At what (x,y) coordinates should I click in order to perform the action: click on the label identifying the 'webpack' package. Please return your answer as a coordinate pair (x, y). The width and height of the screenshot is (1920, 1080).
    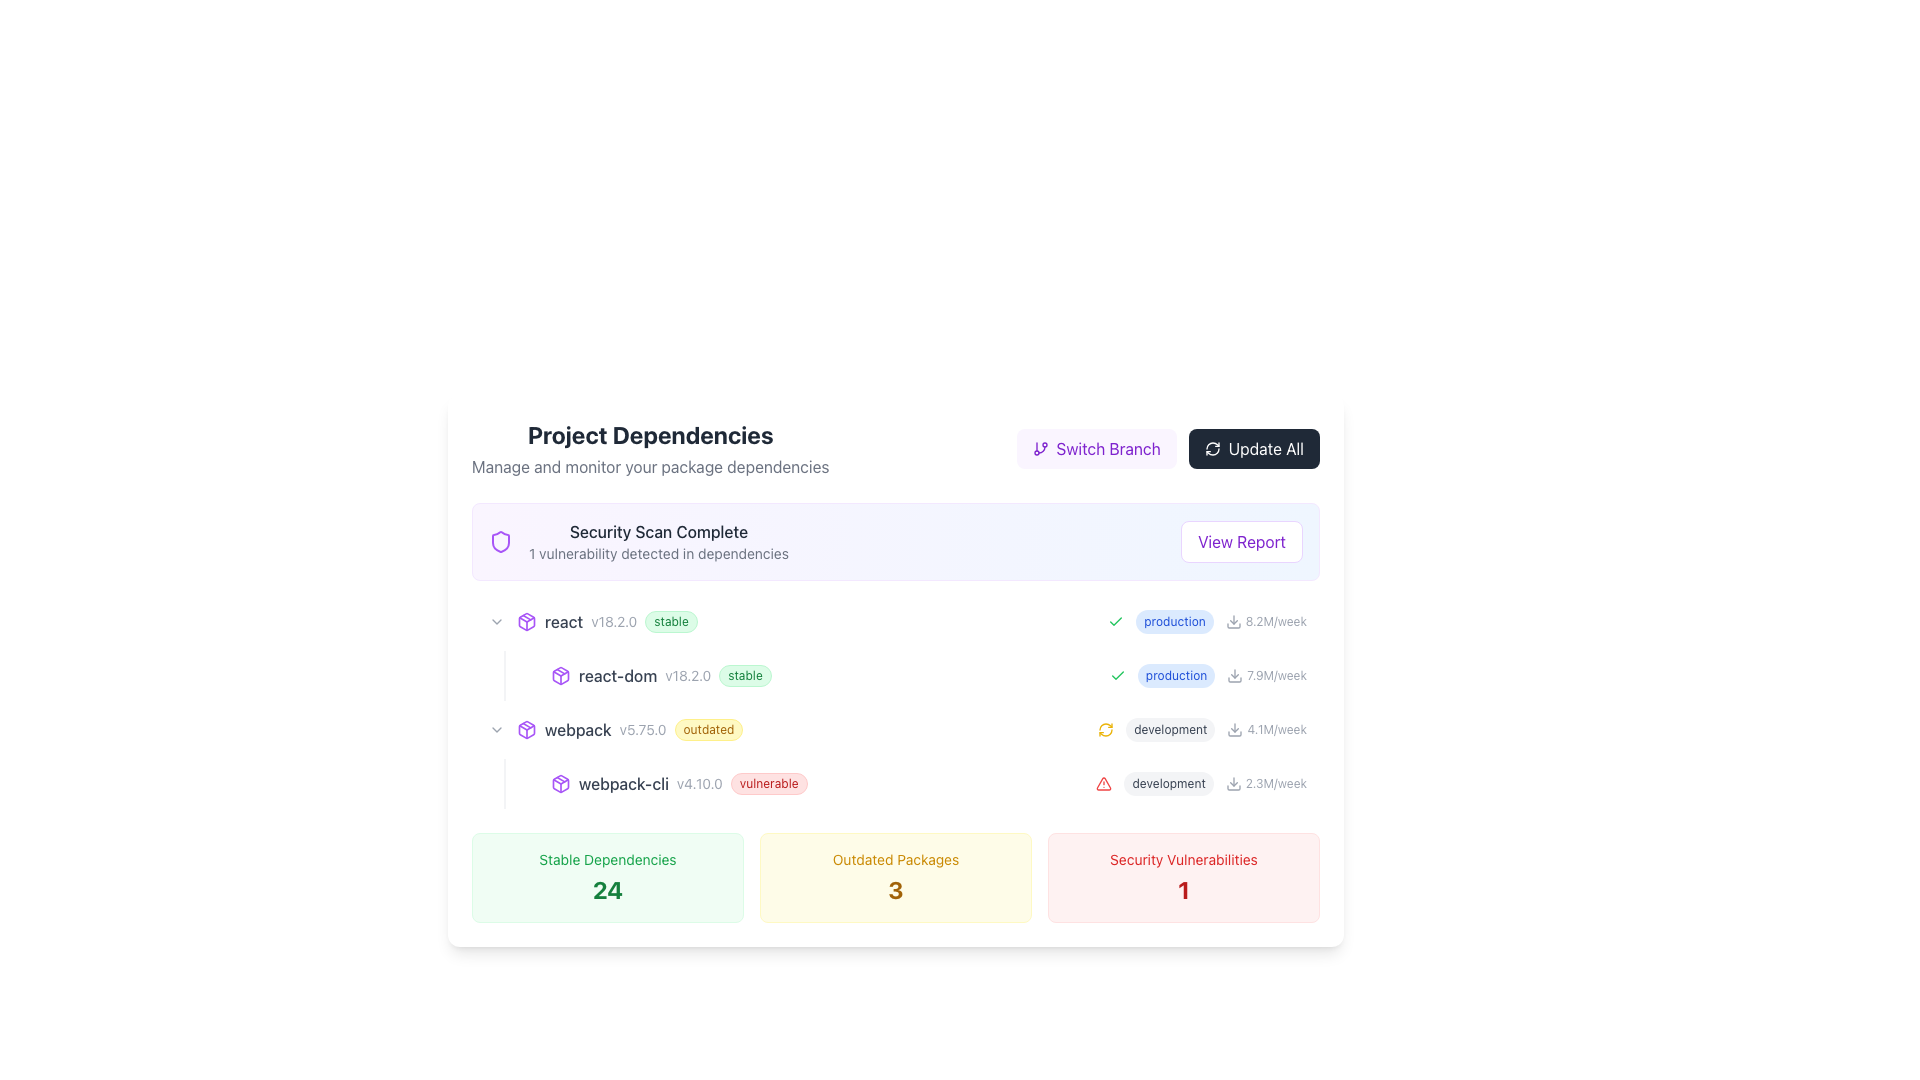
    Looking at the image, I should click on (577, 729).